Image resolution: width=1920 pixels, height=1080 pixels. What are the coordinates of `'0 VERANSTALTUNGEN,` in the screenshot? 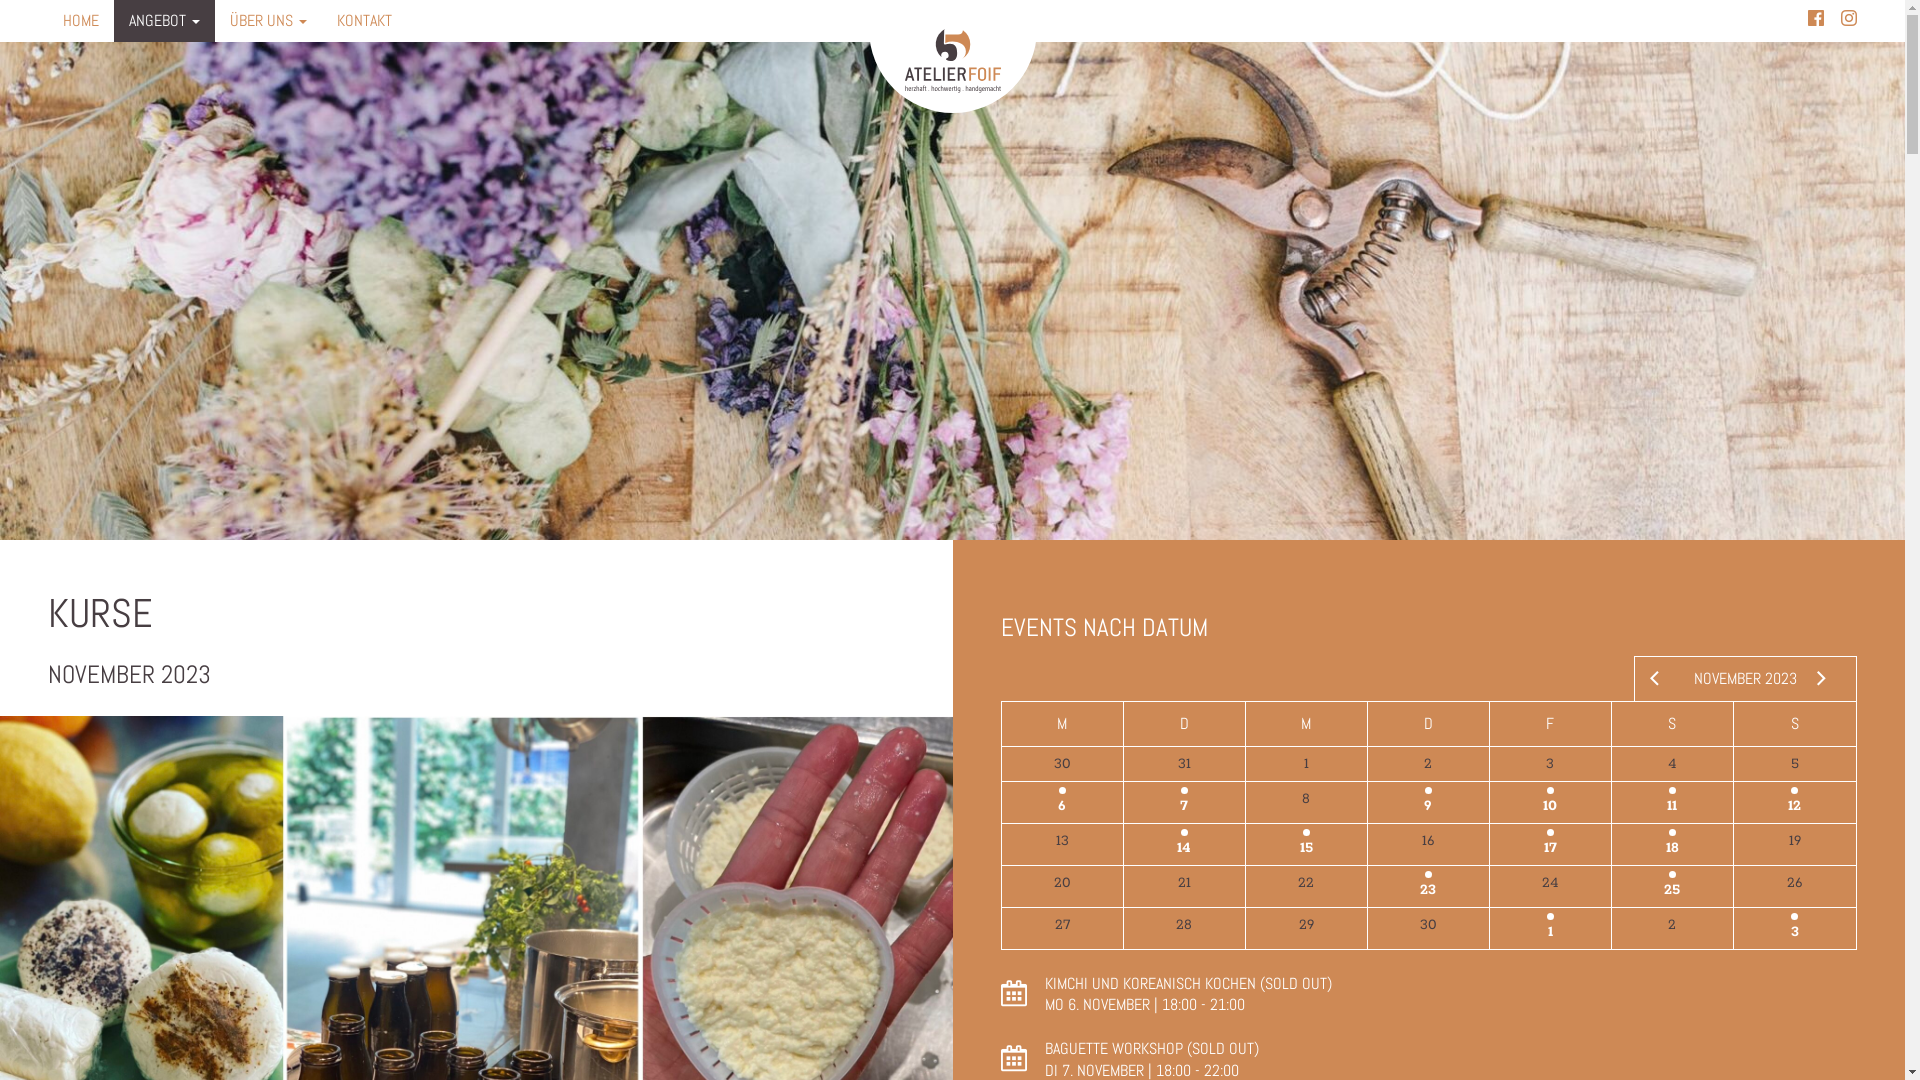 It's located at (1061, 928).